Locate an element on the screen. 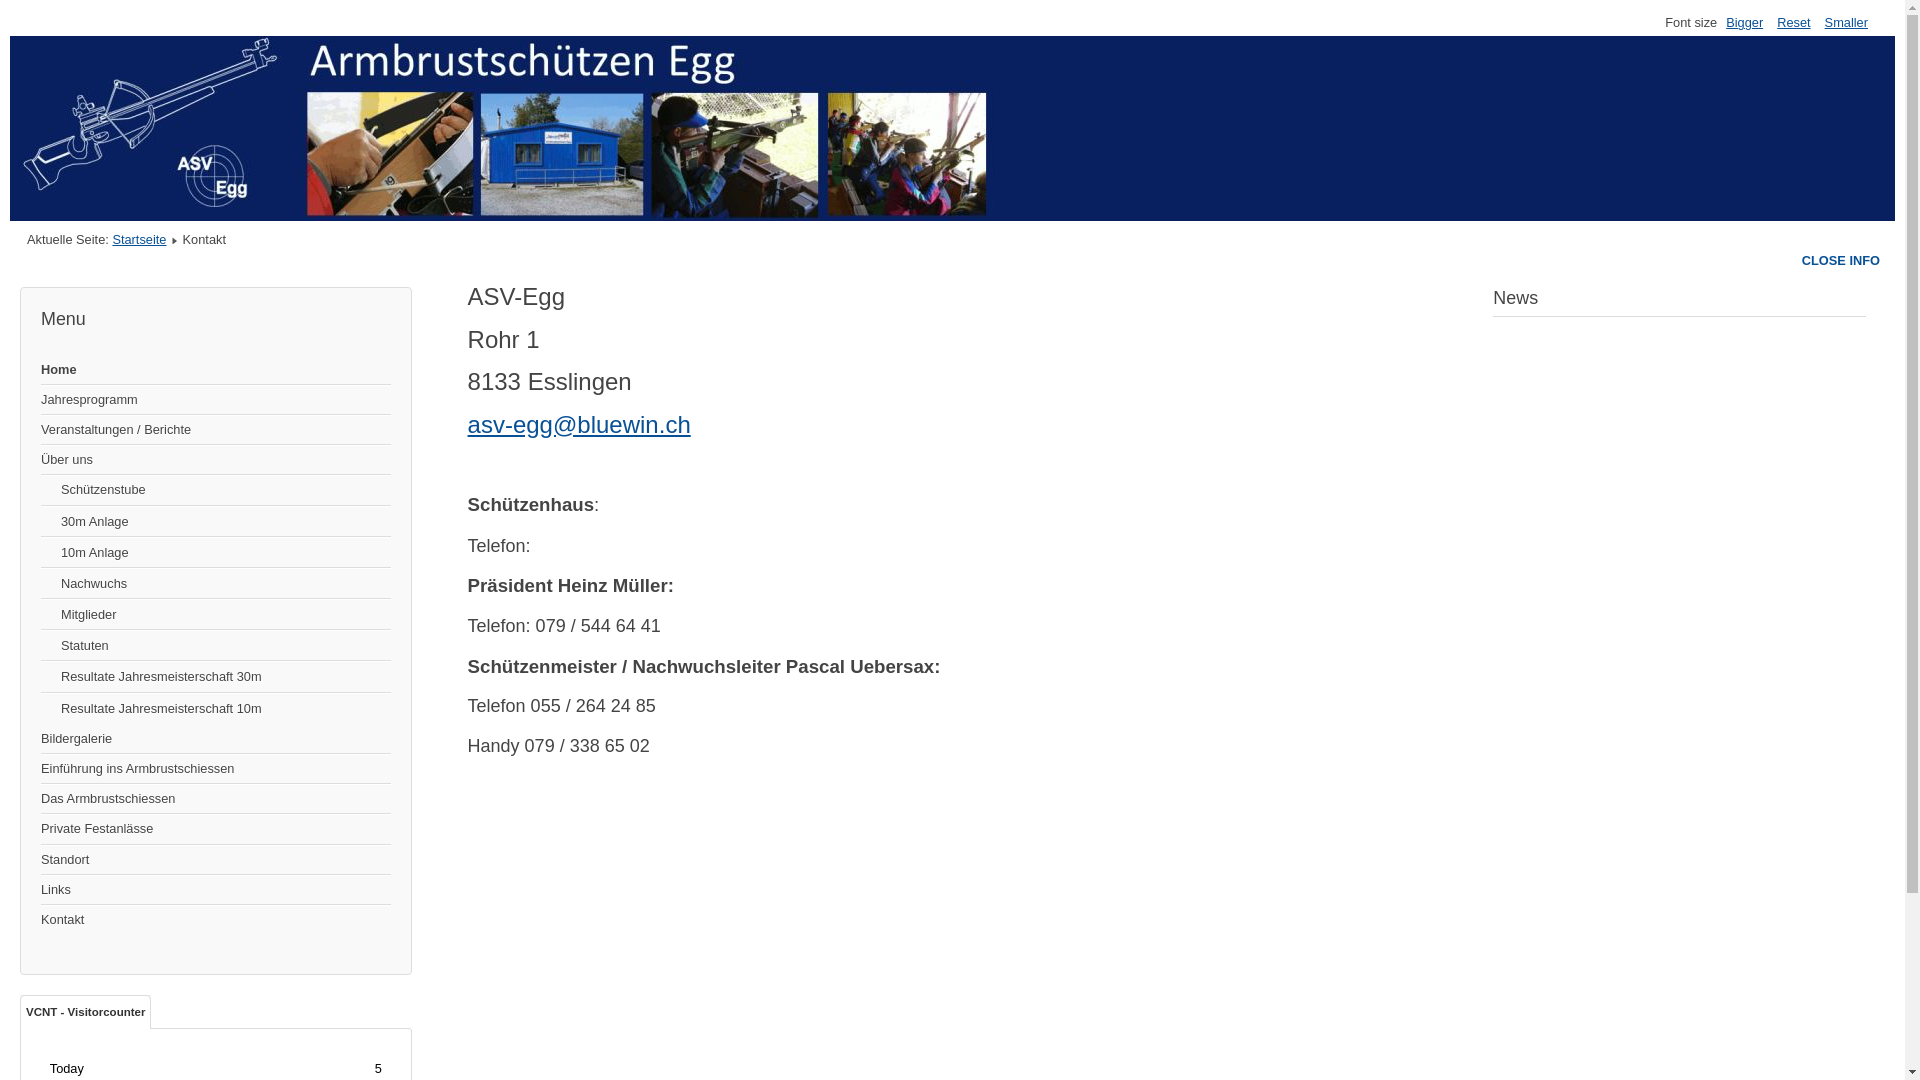 Image resolution: width=1920 pixels, height=1080 pixels. 'Standort' is located at coordinates (216, 859).